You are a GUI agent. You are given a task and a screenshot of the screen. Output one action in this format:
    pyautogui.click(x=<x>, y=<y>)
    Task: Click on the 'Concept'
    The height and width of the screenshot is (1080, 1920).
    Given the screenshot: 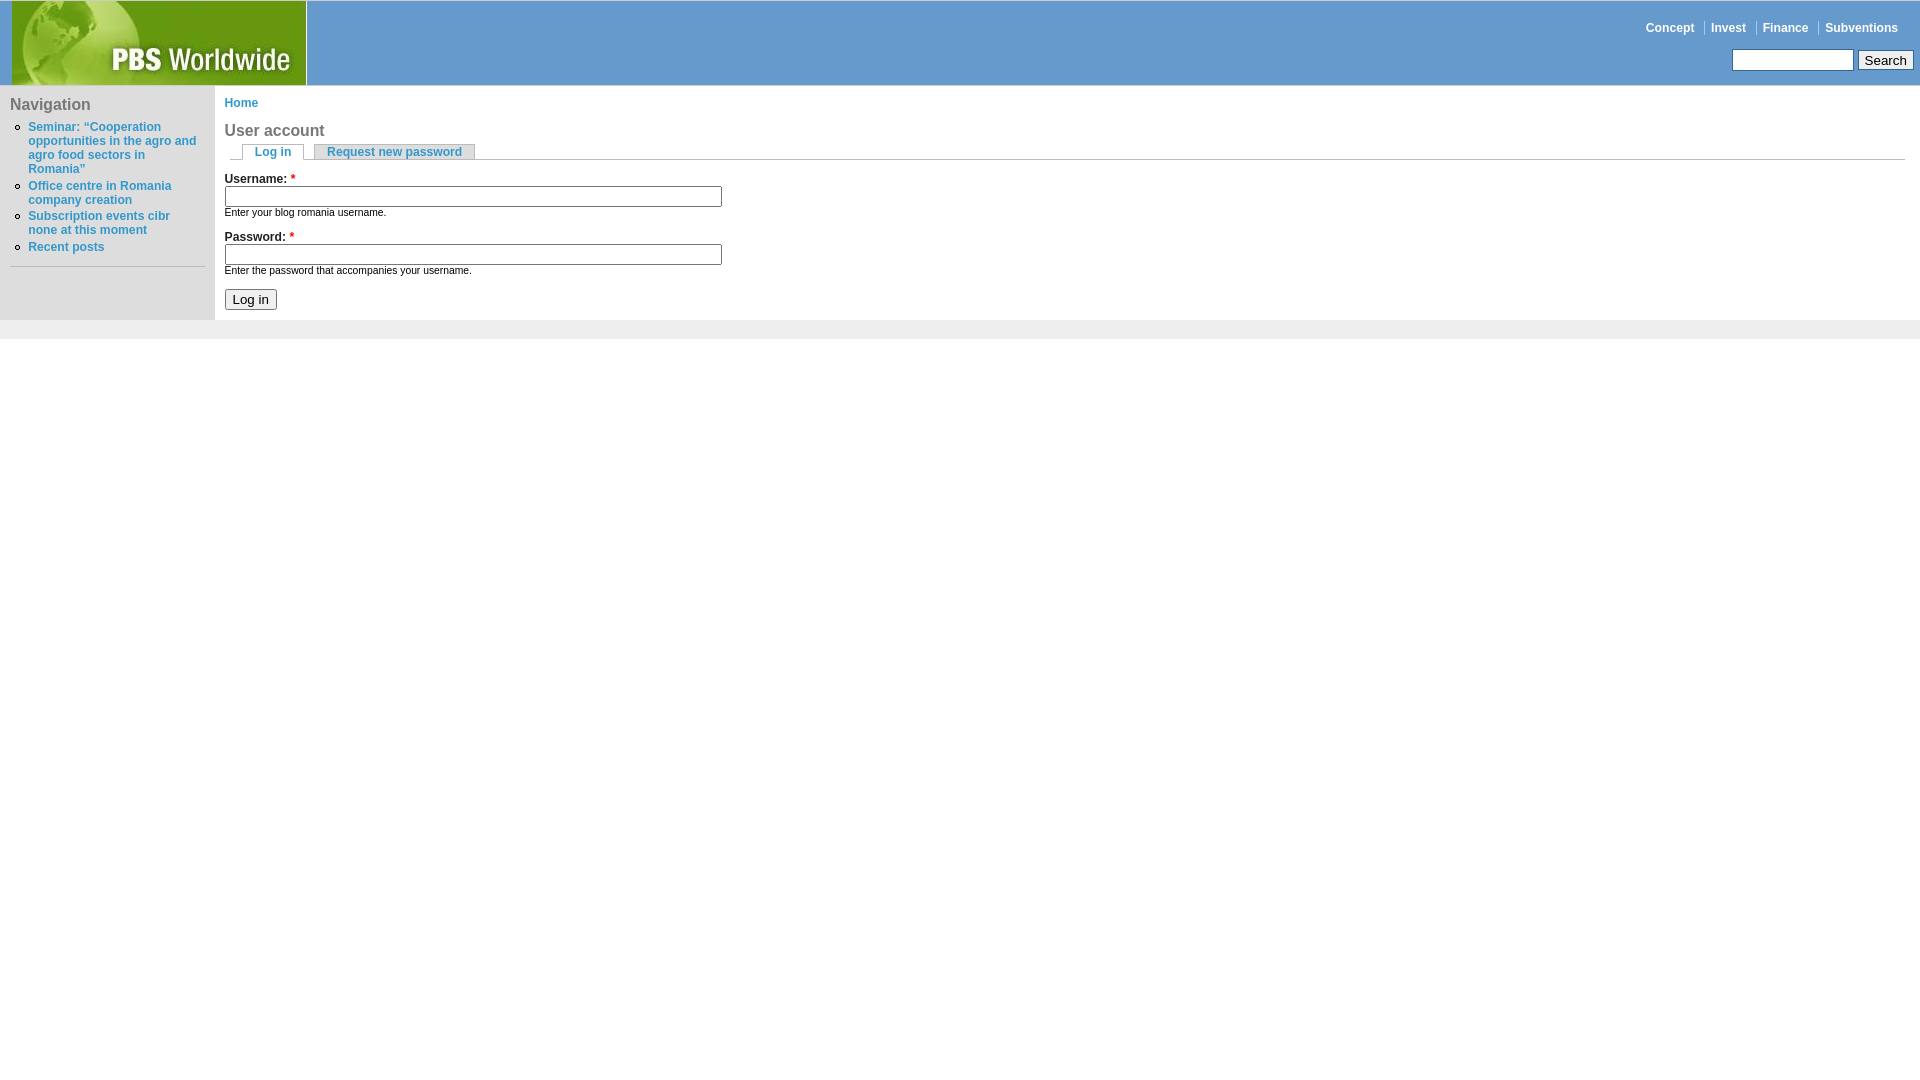 What is the action you would take?
    pyautogui.click(x=1670, y=27)
    